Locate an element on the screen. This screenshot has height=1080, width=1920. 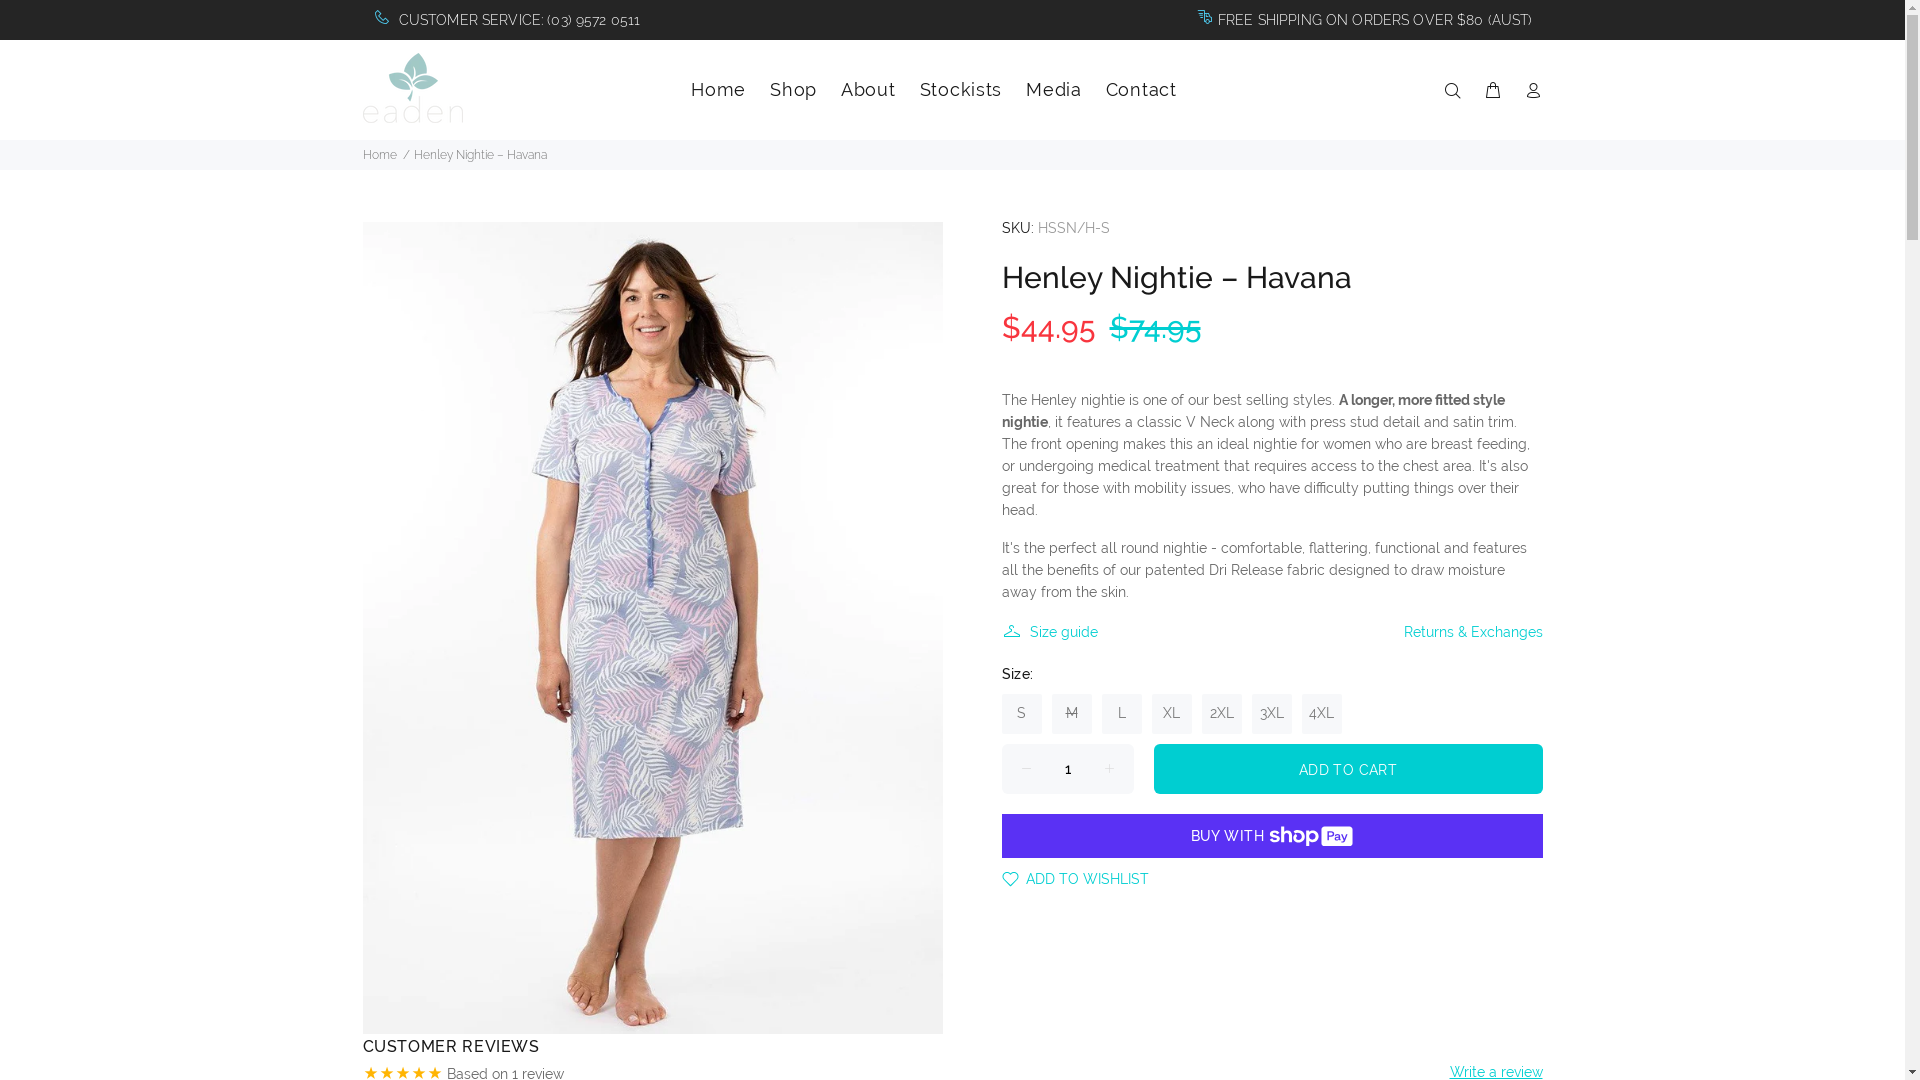
'Returns & Exchanges' is located at coordinates (1467, 632).